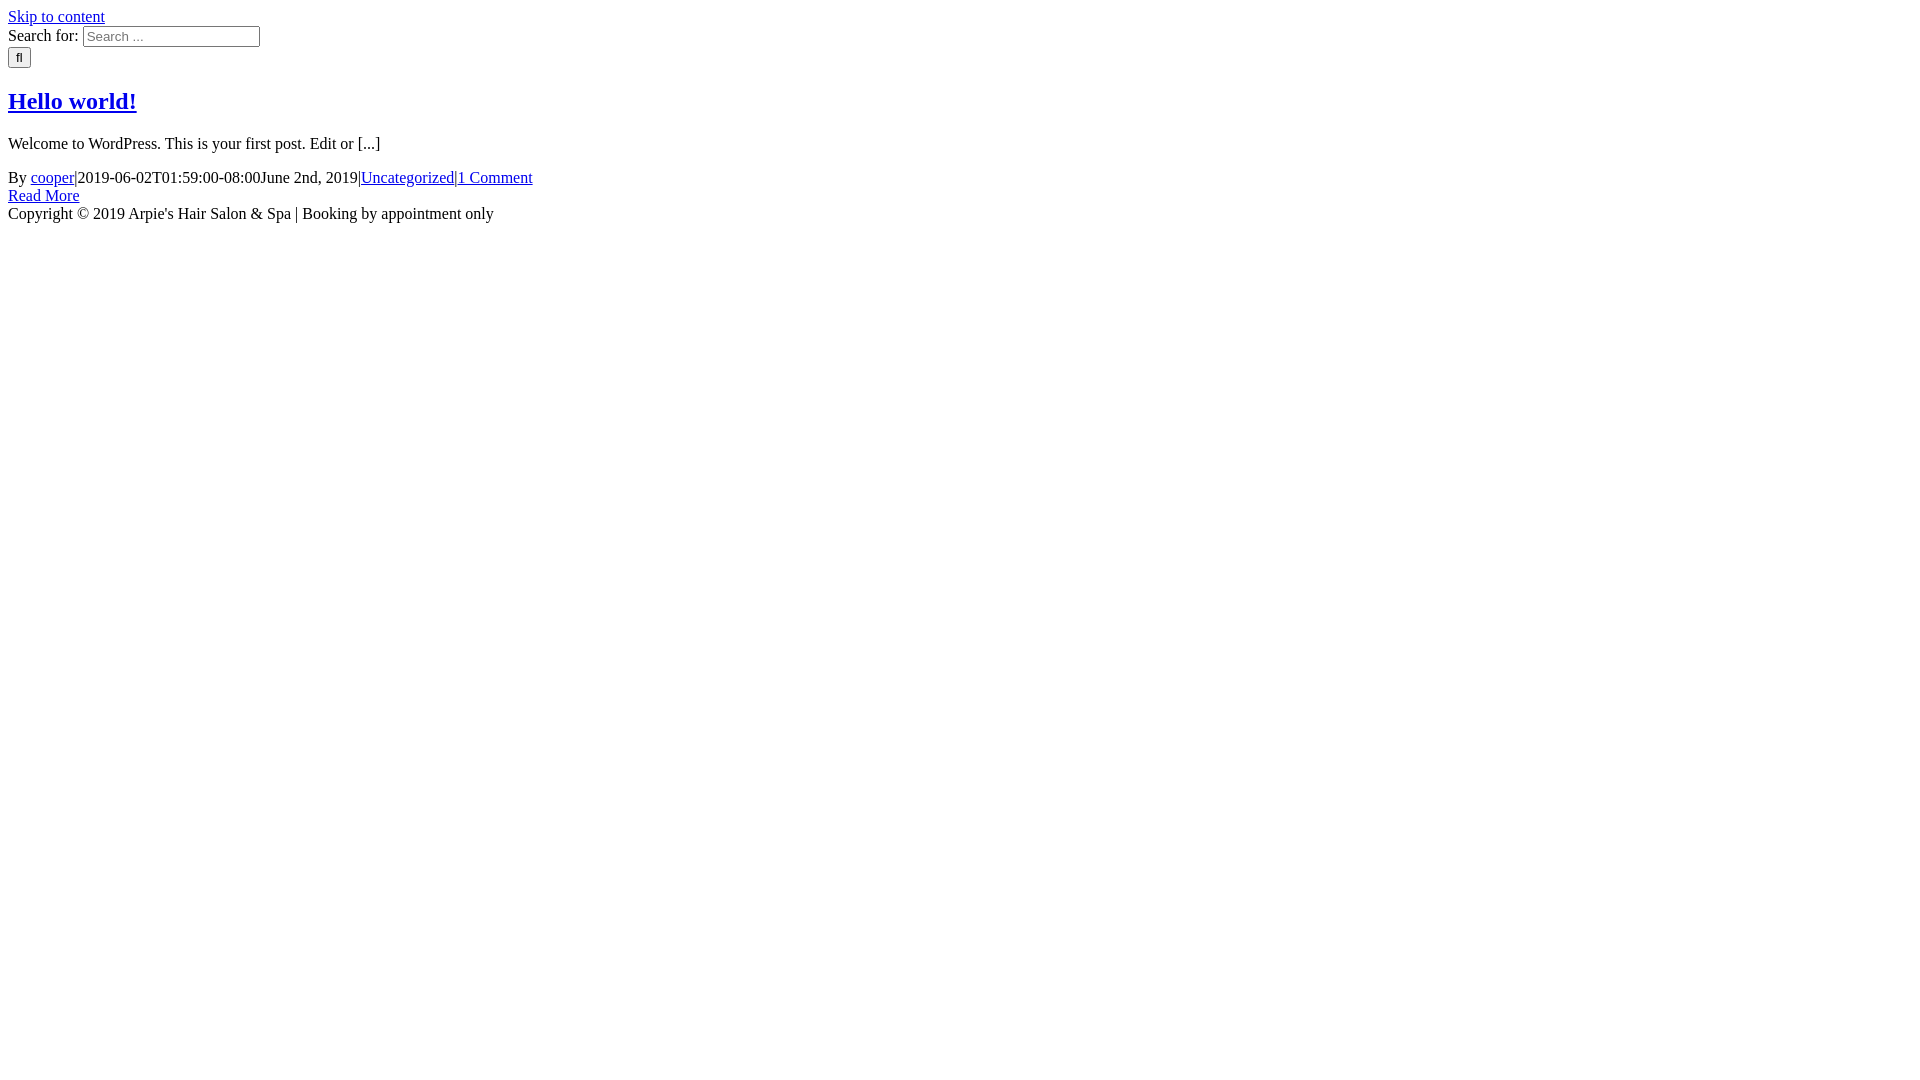 The height and width of the screenshot is (1080, 1920). Describe the element at coordinates (43, 195) in the screenshot. I see `'Read More'` at that location.